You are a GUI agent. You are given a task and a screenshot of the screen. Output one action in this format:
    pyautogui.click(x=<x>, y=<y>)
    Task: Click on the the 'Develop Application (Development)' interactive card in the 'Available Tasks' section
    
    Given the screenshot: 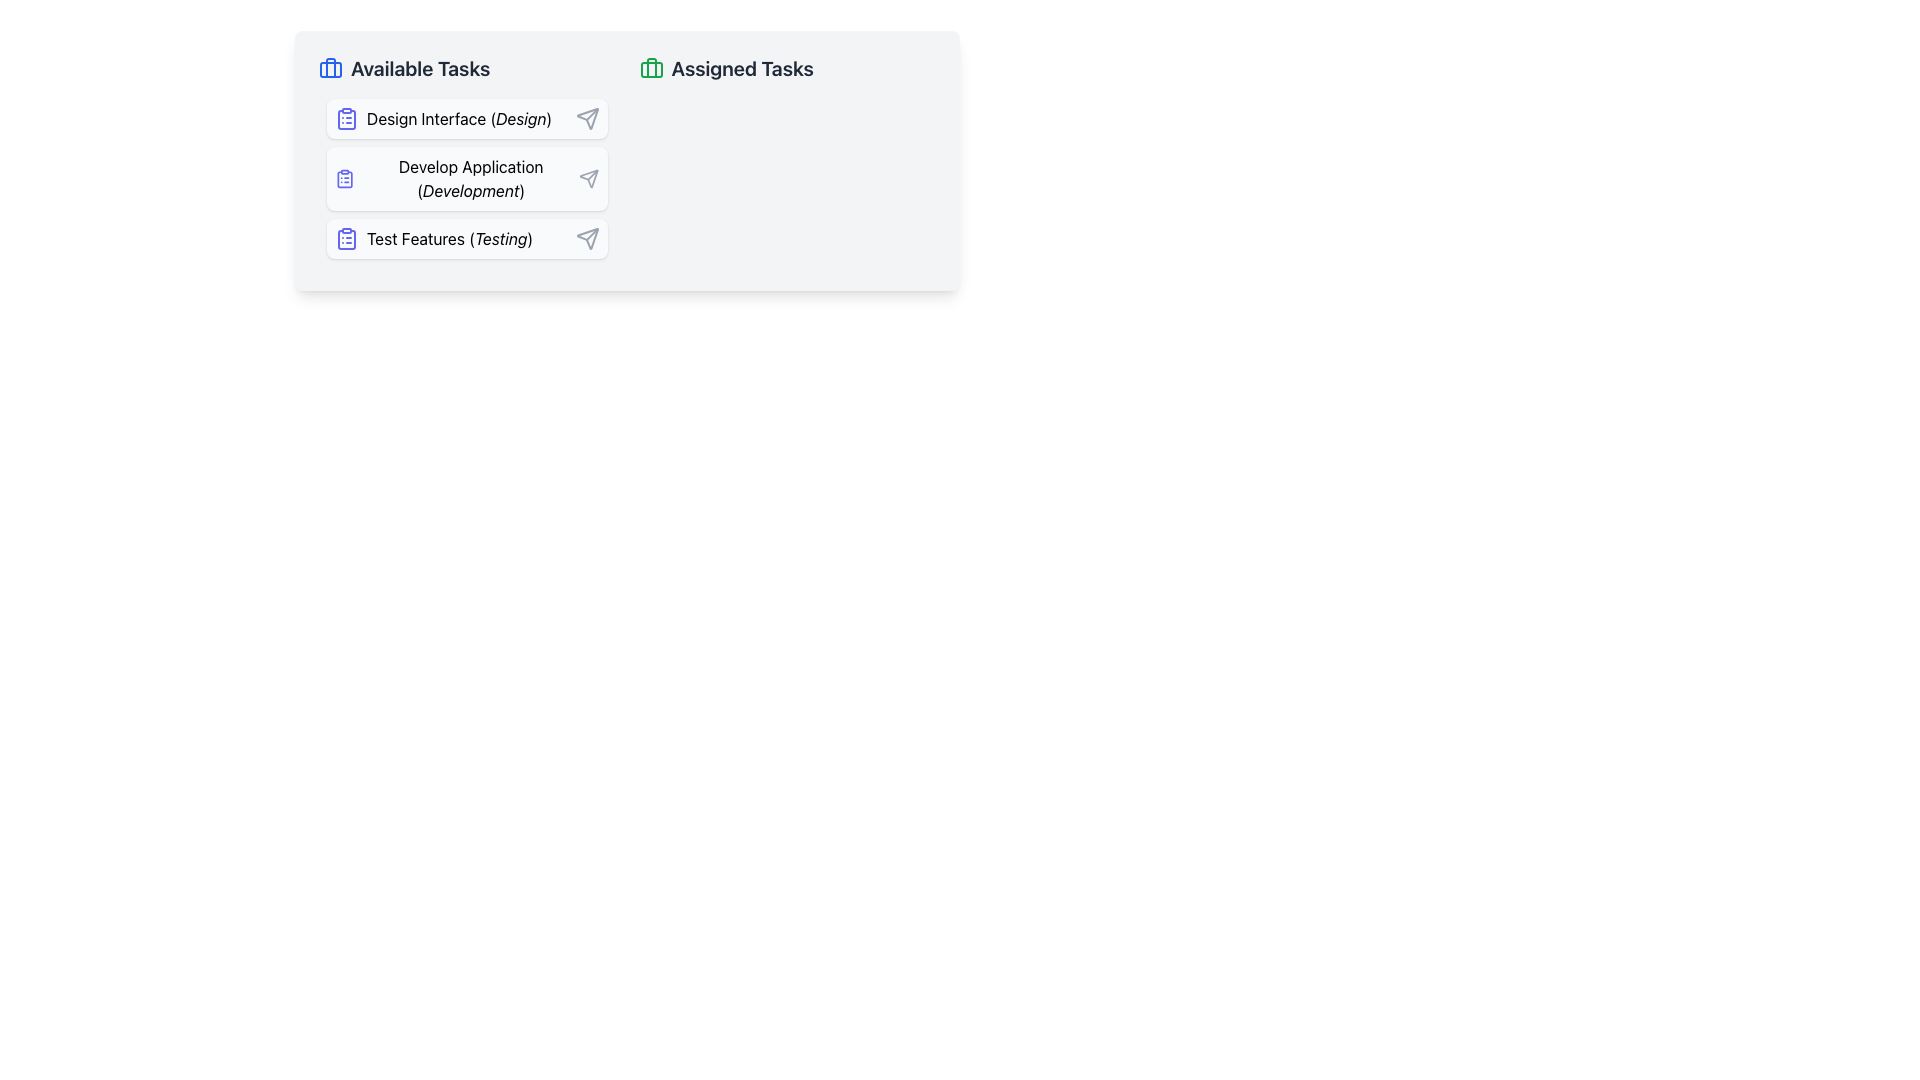 What is the action you would take?
    pyautogui.click(x=466, y=177)
    